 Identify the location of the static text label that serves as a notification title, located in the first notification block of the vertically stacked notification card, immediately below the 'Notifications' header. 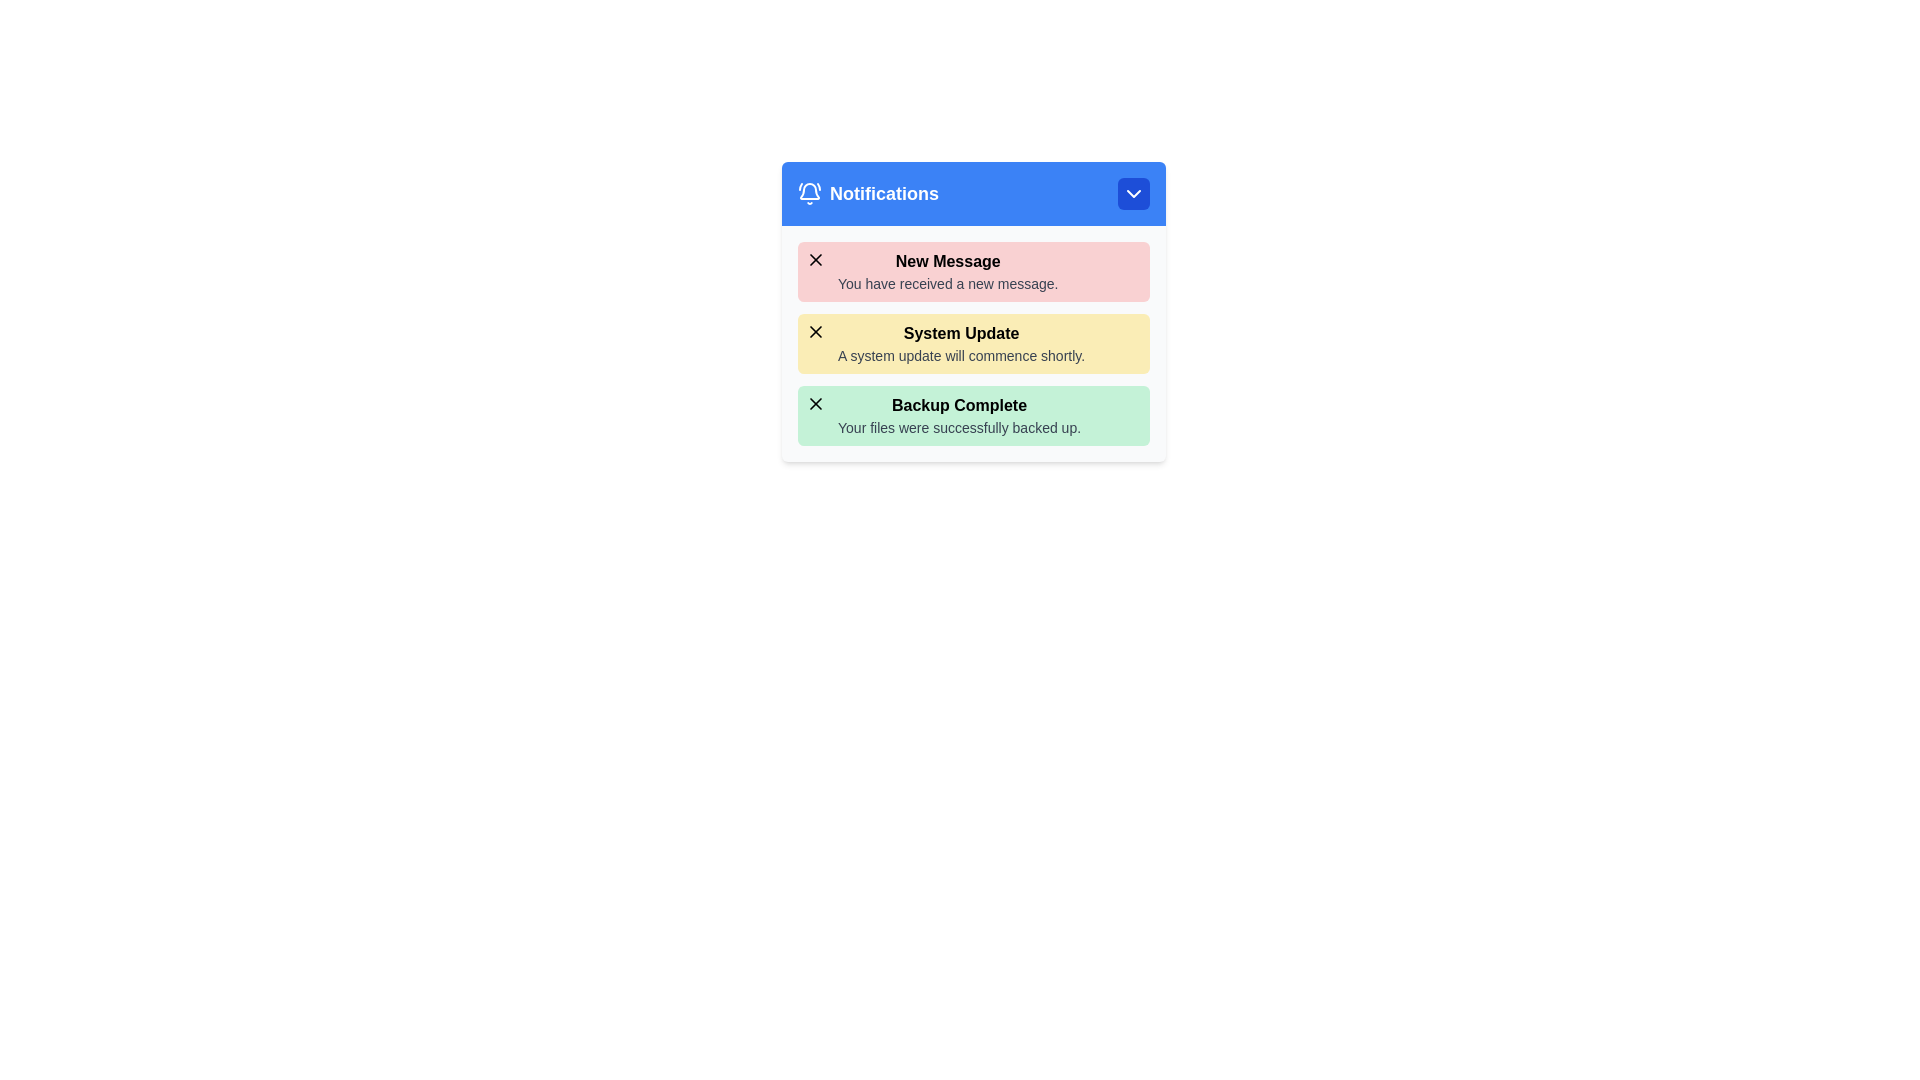
(947, 261).